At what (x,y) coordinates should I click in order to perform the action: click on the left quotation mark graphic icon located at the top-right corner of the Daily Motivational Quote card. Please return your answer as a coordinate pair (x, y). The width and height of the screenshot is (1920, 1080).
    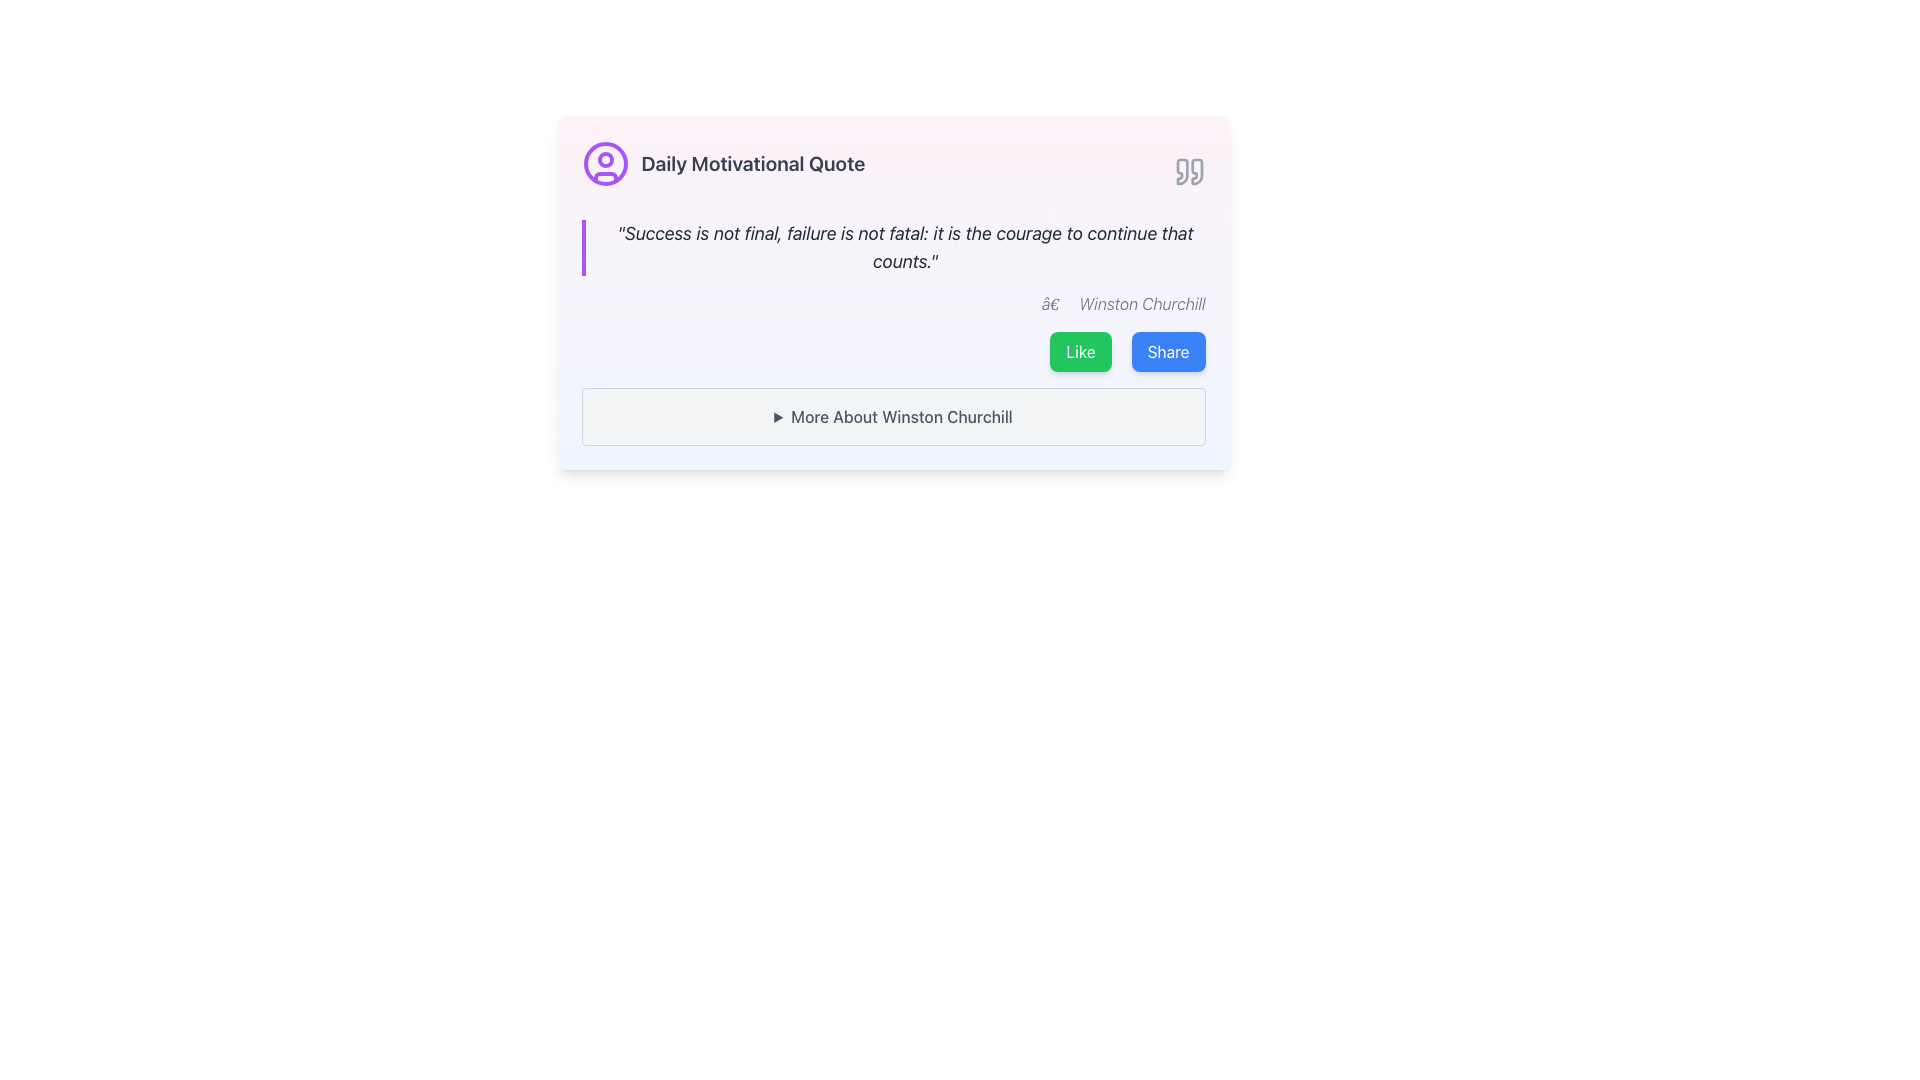
    Looking at the image, I should click on (1182, 171).